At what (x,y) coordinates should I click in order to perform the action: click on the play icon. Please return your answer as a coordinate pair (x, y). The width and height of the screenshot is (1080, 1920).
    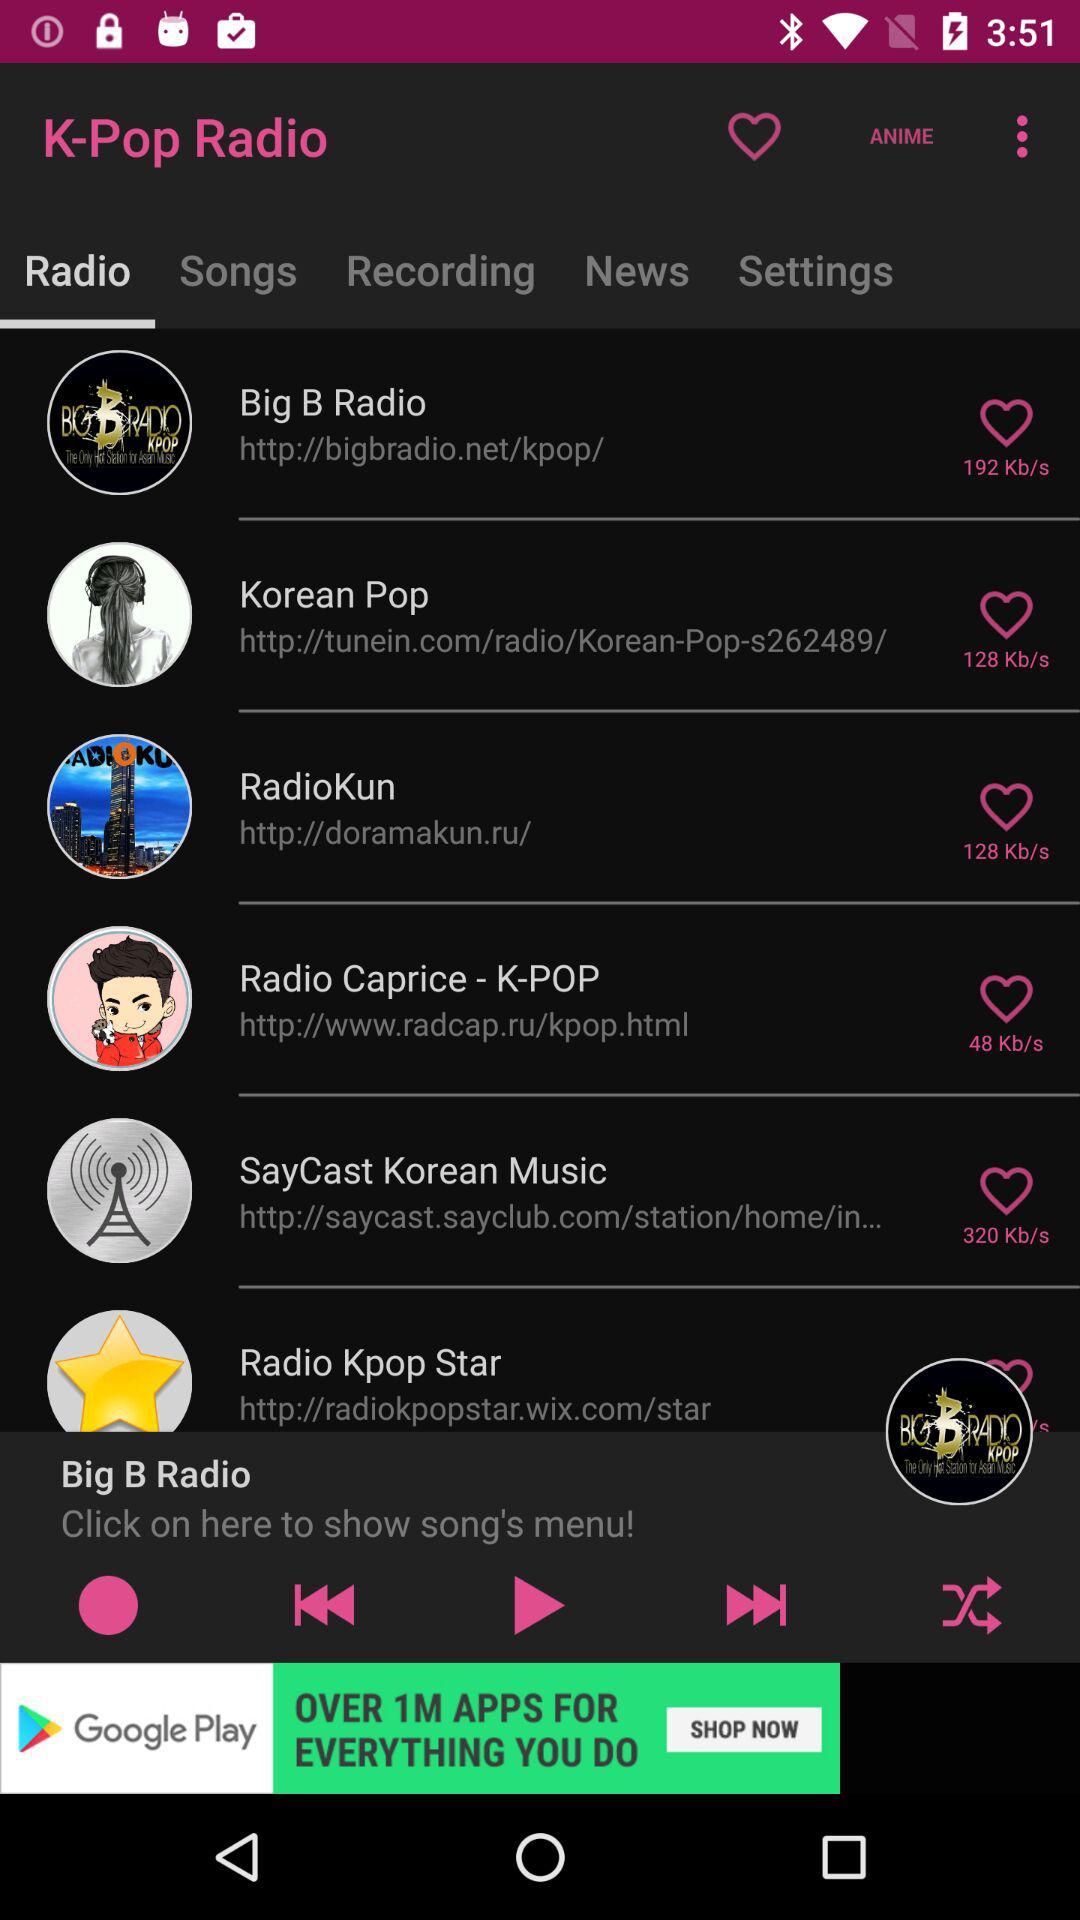
    Looking at the image, I should click on (540, 1604).